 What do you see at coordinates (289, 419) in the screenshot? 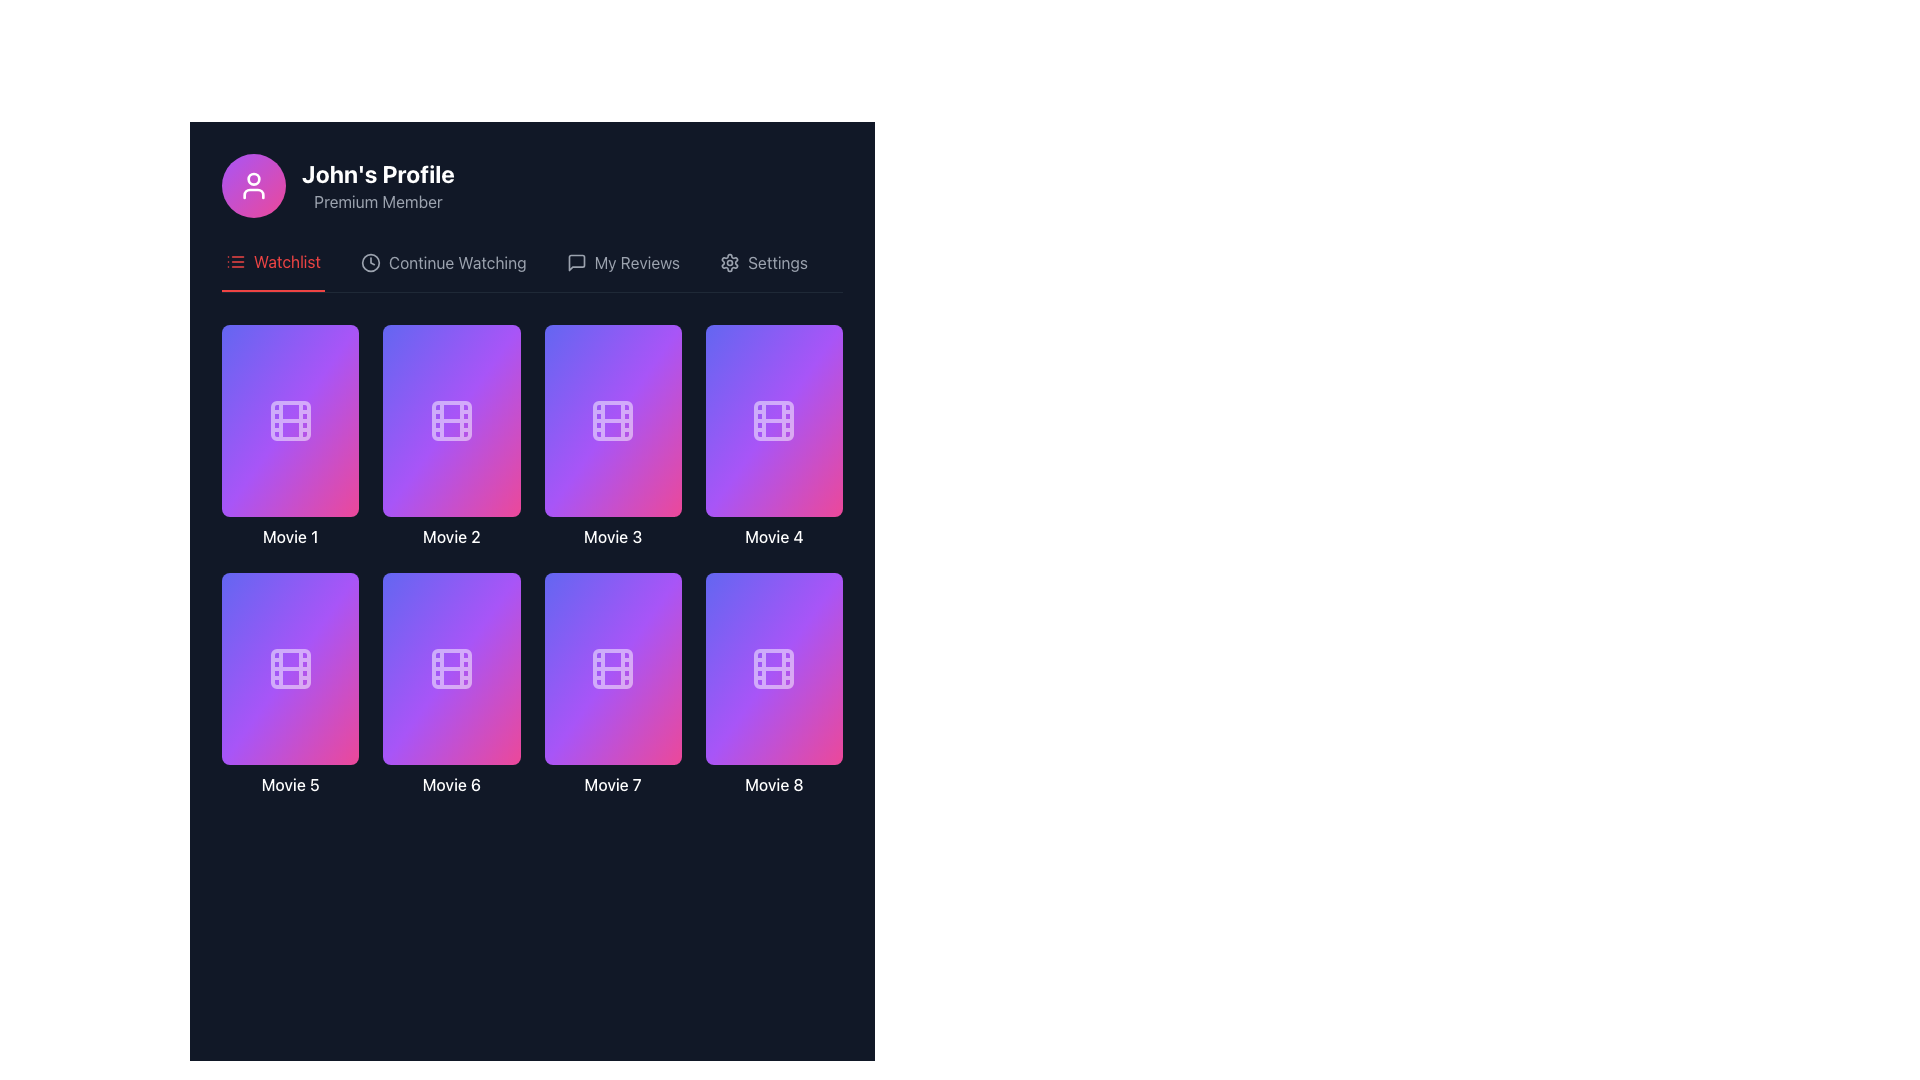
I see `the Card element representing a video or movie item, which is the first in a grid structure under the 'Watchlist' tab` at bounding box center [289, 419].